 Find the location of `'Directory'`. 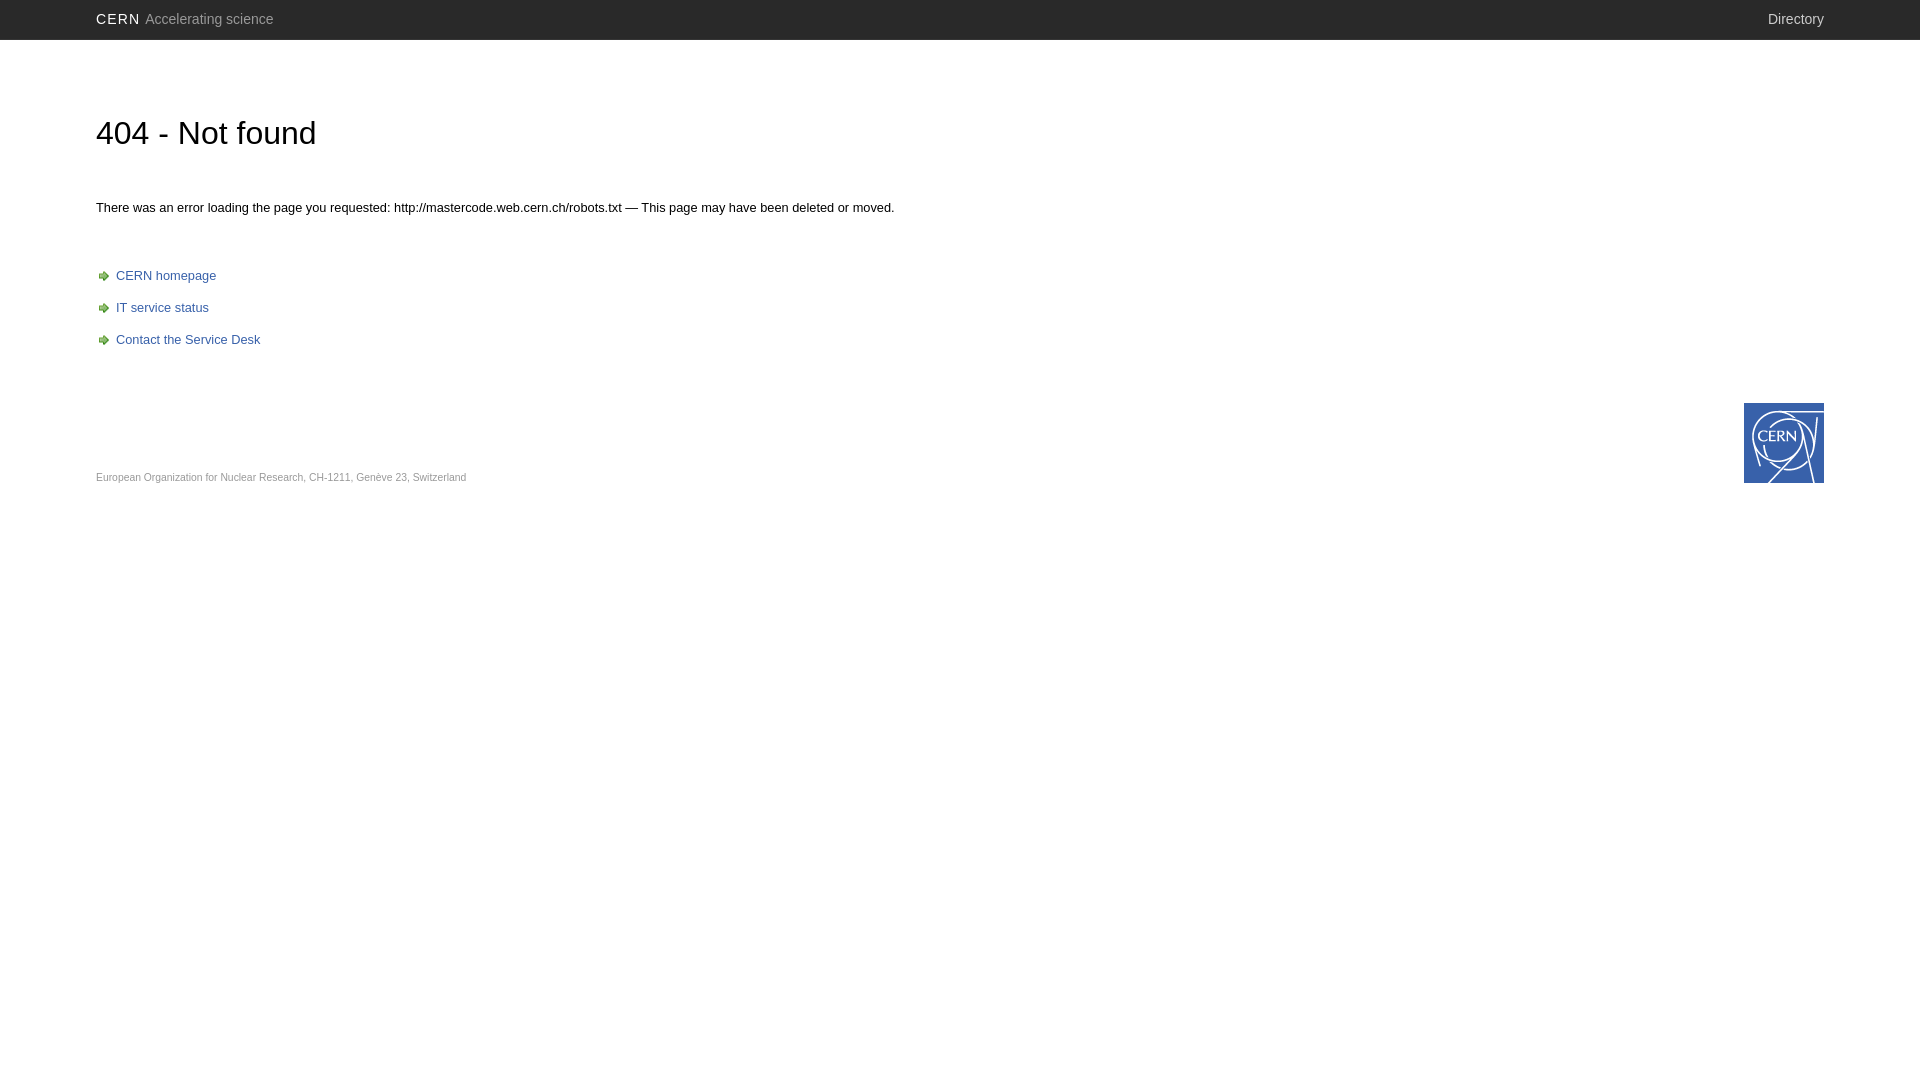

'Directory' is located at coordinates (1795, 19).